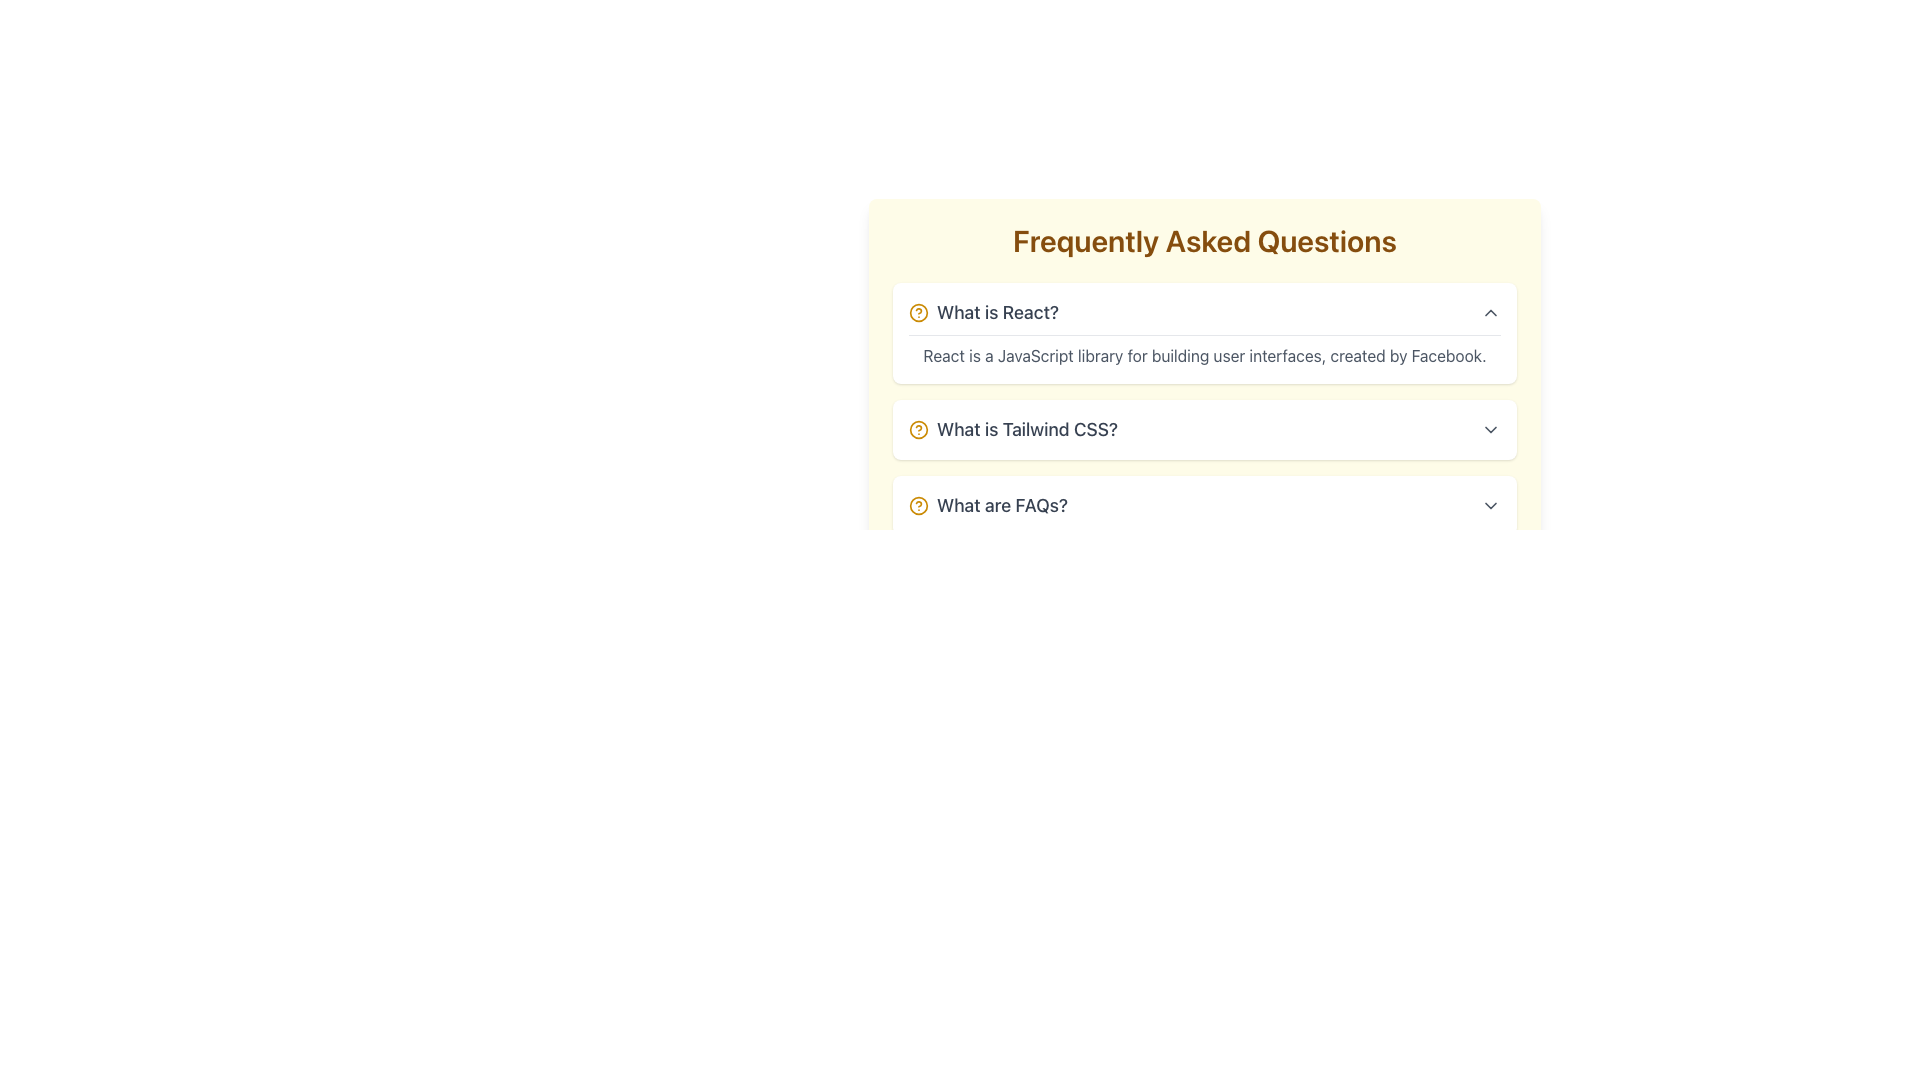  Describe the element at coordinates (1203, 332) in the screenshot. I see `the expandable list item titled 'What is React?' in the FAQ component` at that location.